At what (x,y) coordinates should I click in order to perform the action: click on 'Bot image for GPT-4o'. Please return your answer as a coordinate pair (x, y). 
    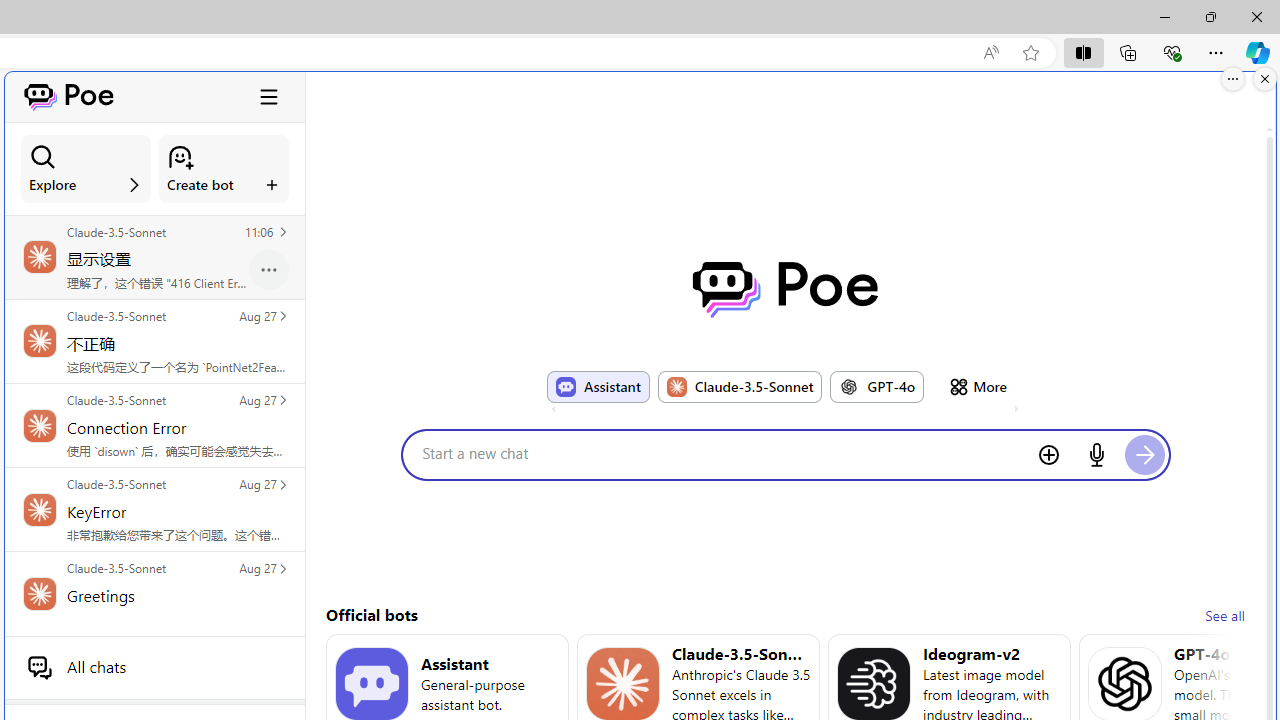
    Looking at the image, I should click on (849, 386).